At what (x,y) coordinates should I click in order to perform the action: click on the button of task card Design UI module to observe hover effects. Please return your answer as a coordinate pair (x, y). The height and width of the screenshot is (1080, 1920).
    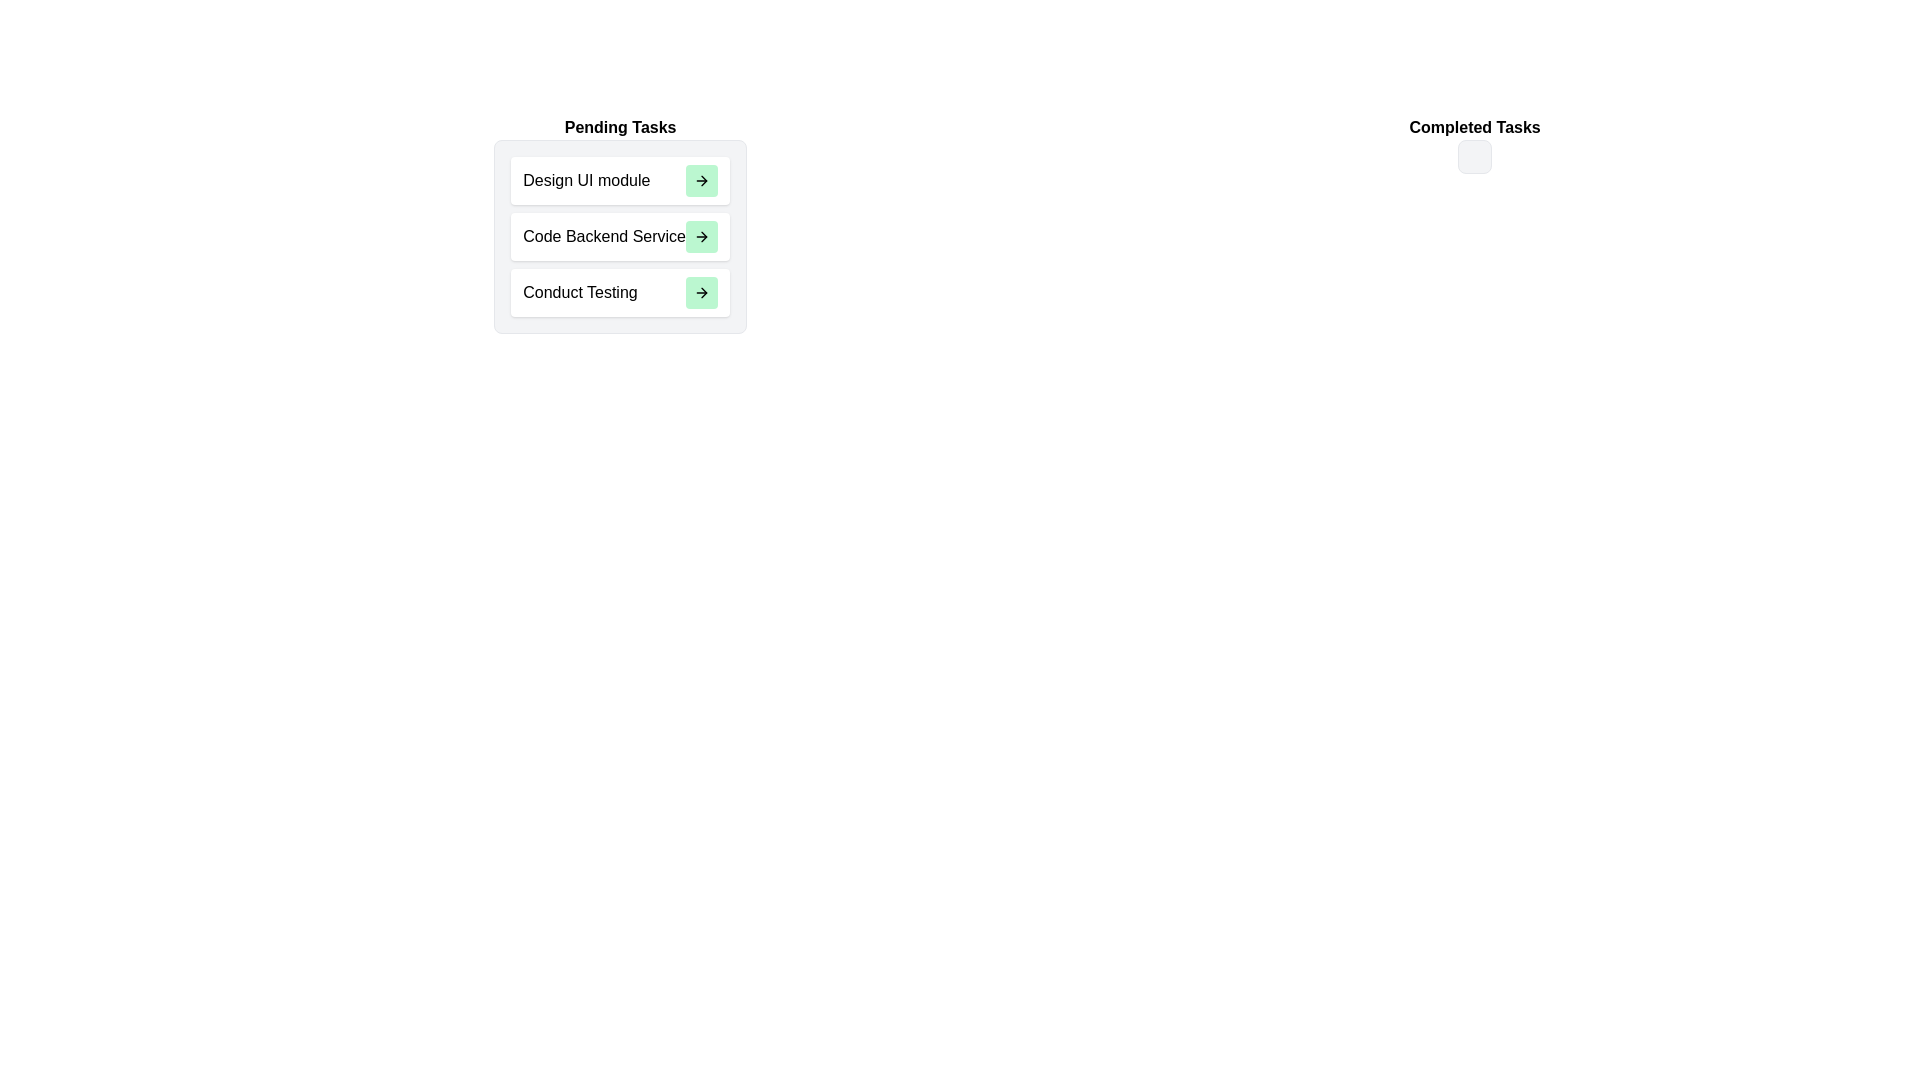
    Looking at the image, I should click on (701, 181).